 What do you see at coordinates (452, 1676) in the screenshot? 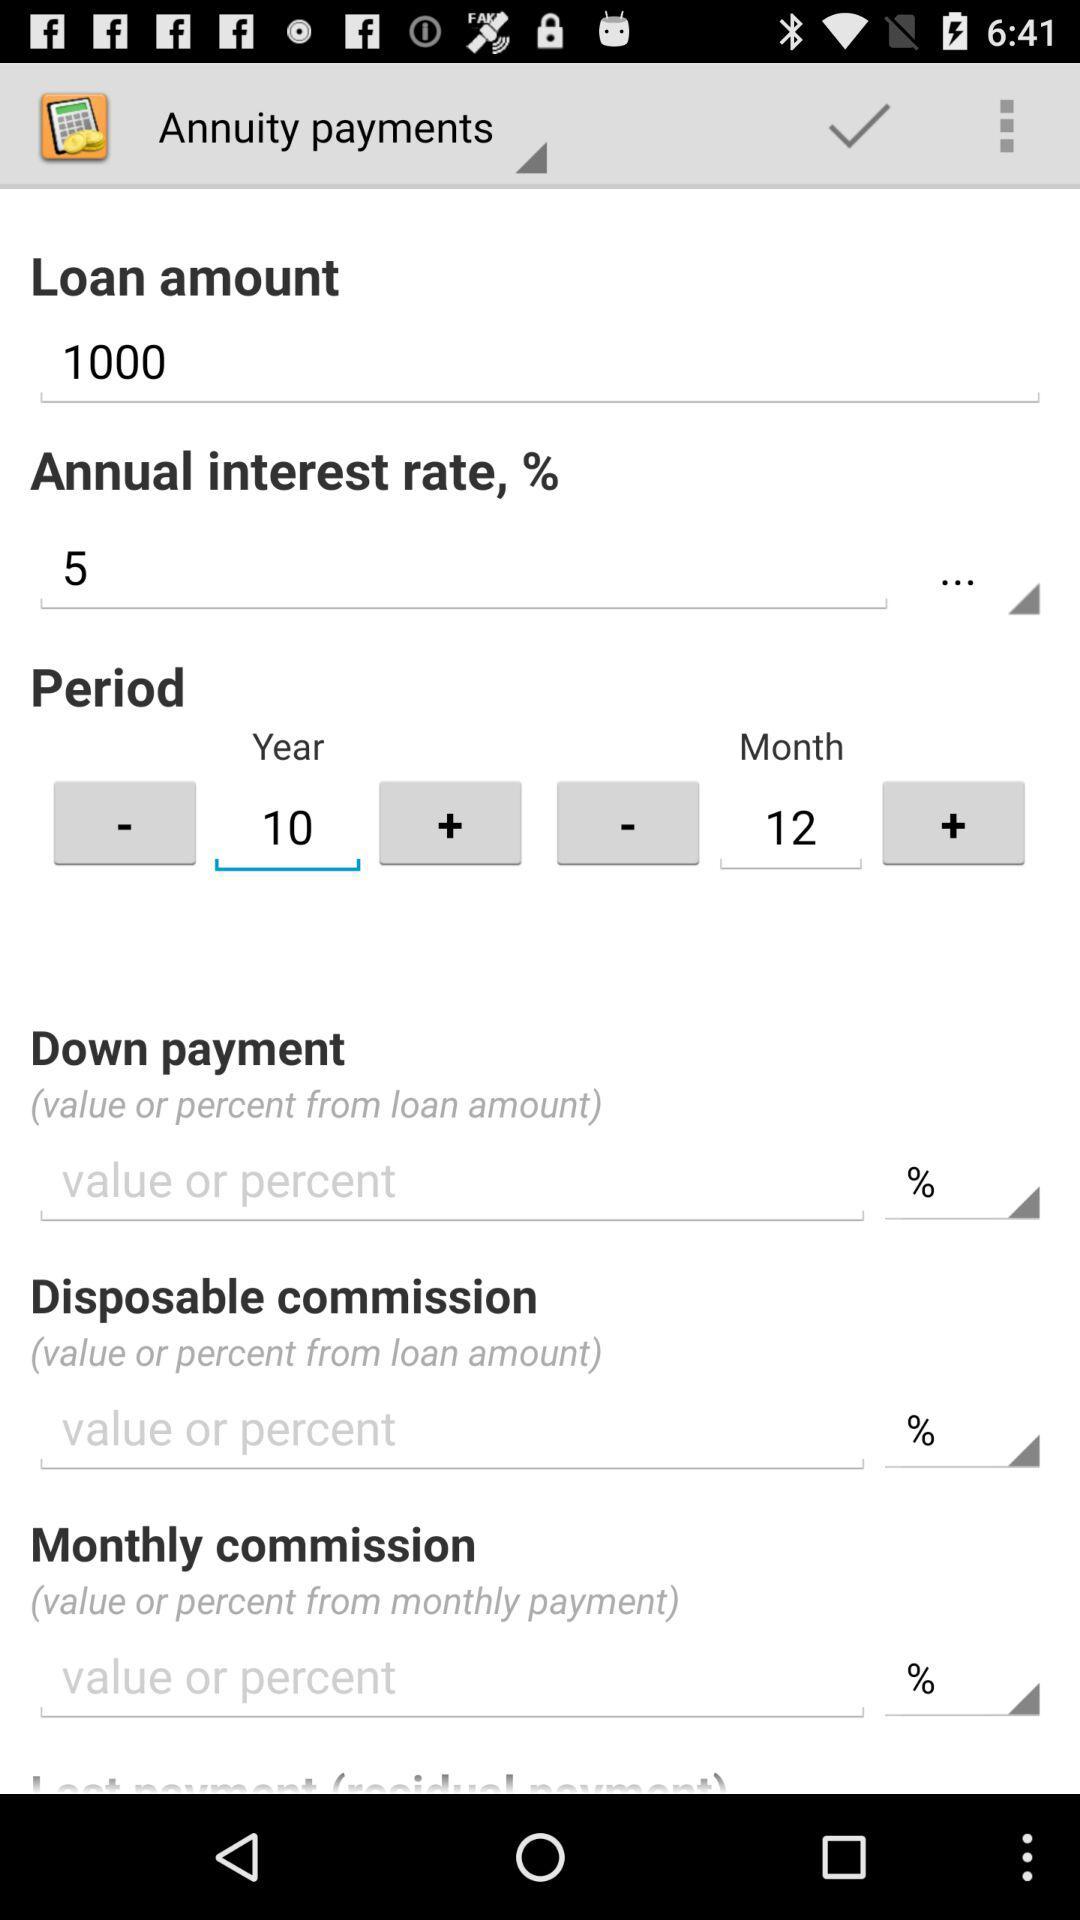
I see `value or percent` at bounding box center [452, 1676].